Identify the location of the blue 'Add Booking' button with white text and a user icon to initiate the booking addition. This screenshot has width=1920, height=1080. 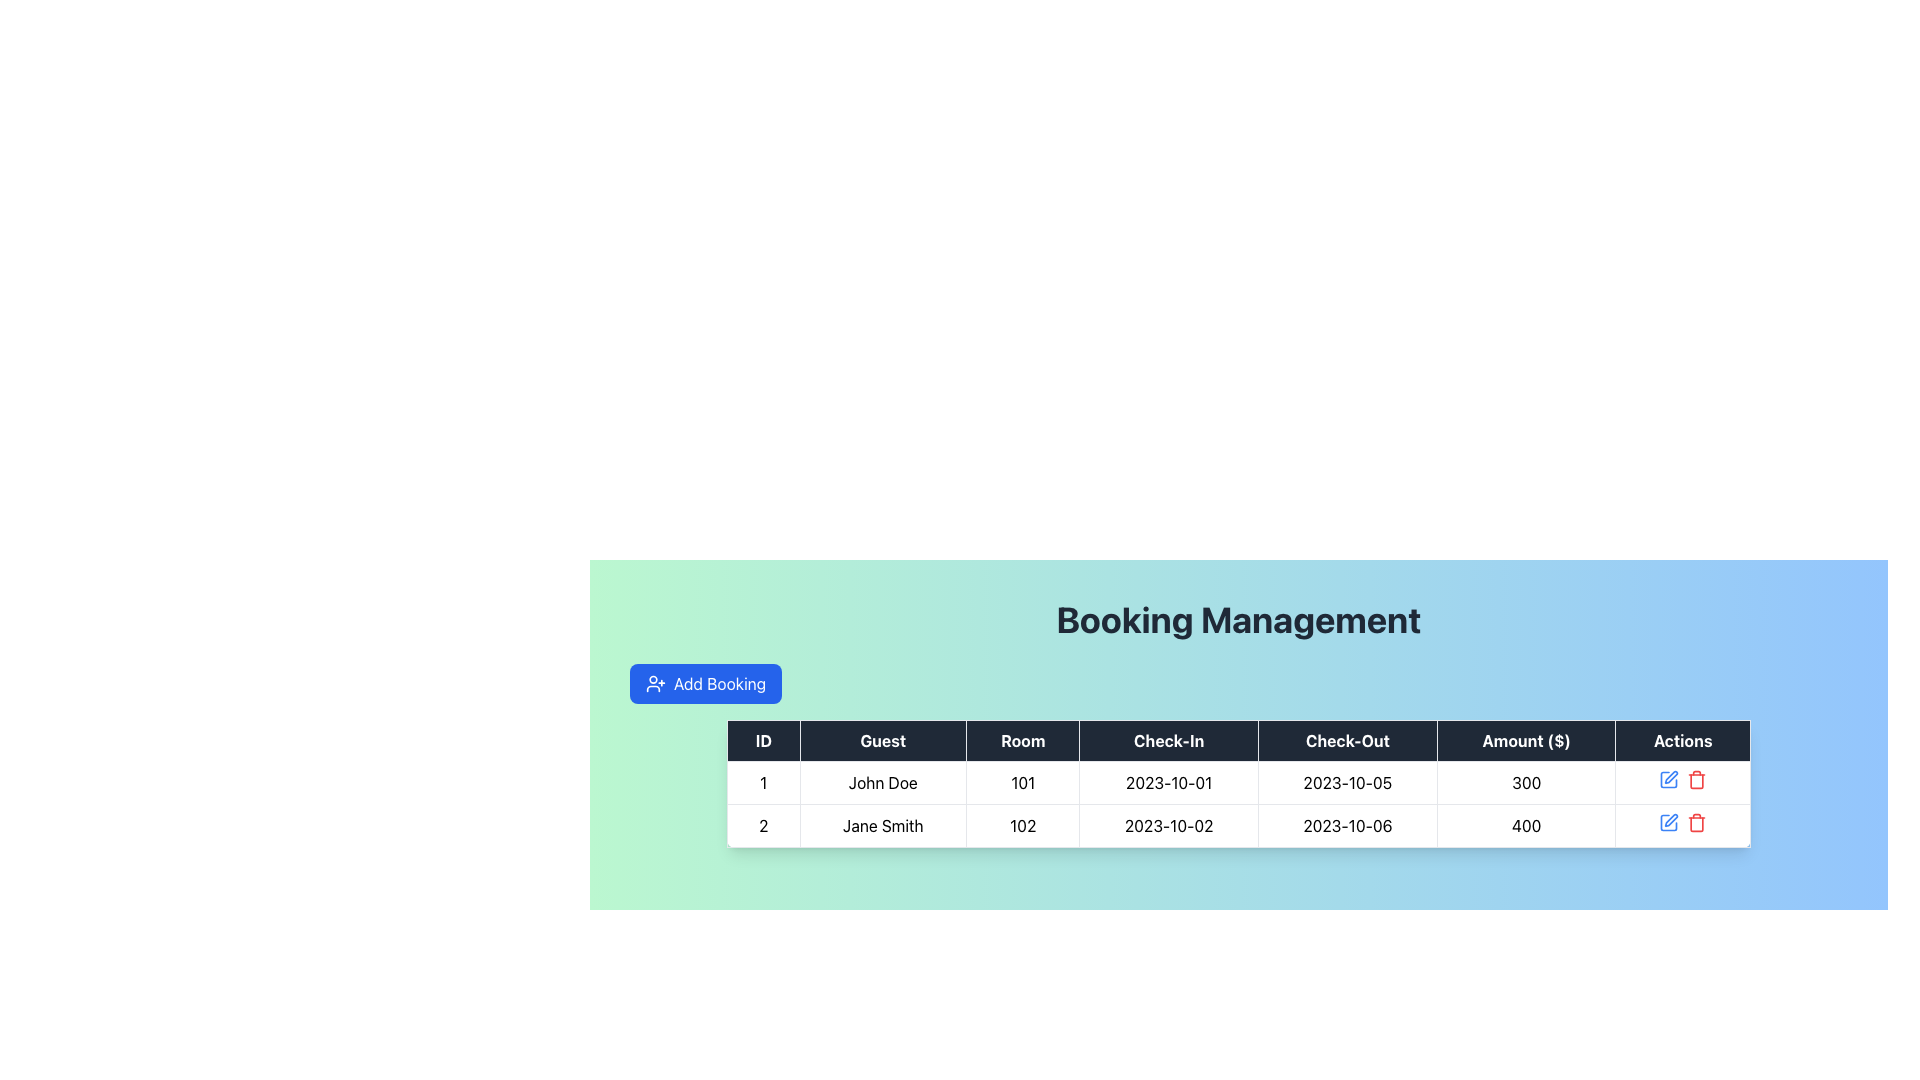
(705, 682).